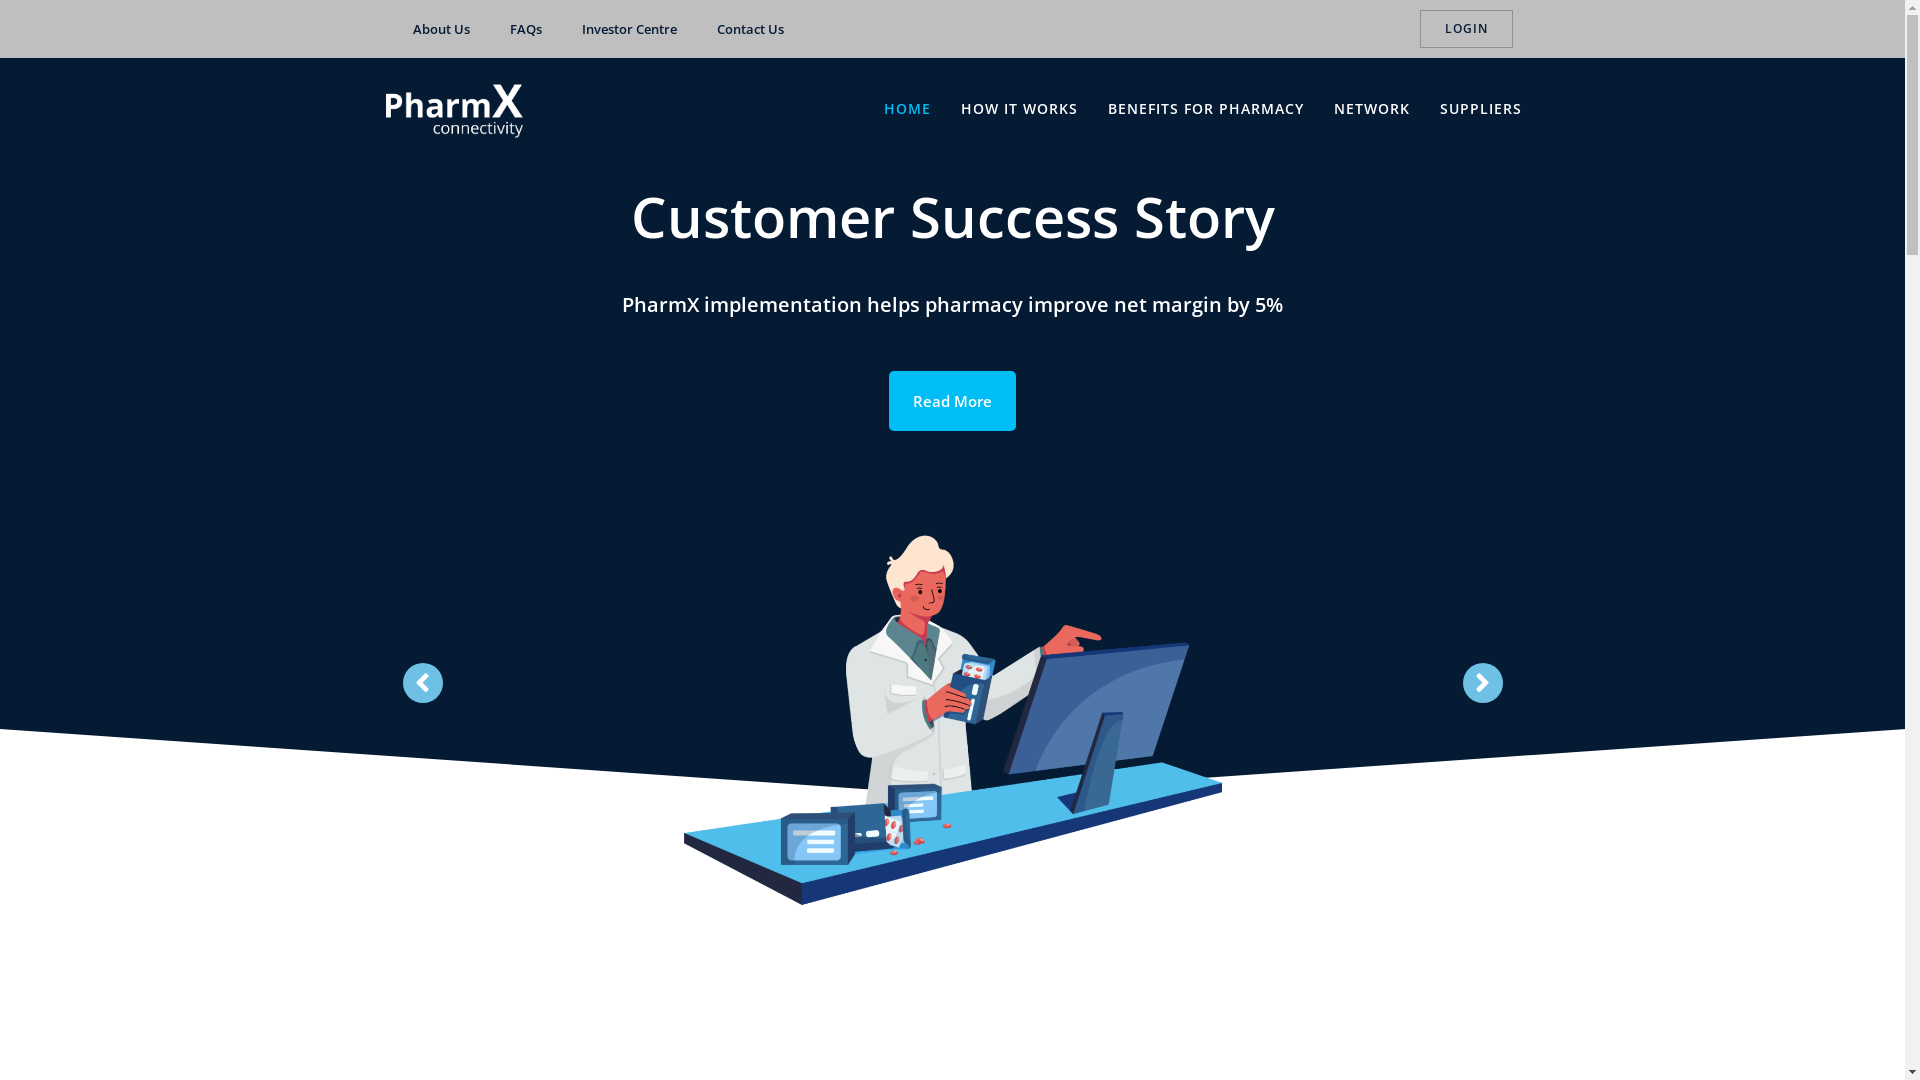 The width and height of the screenshot is (1920, 1080). What do you see at coordinates (439, 29) in the screenshot?
I see `'About Us'` at bounding box center [439, 29].